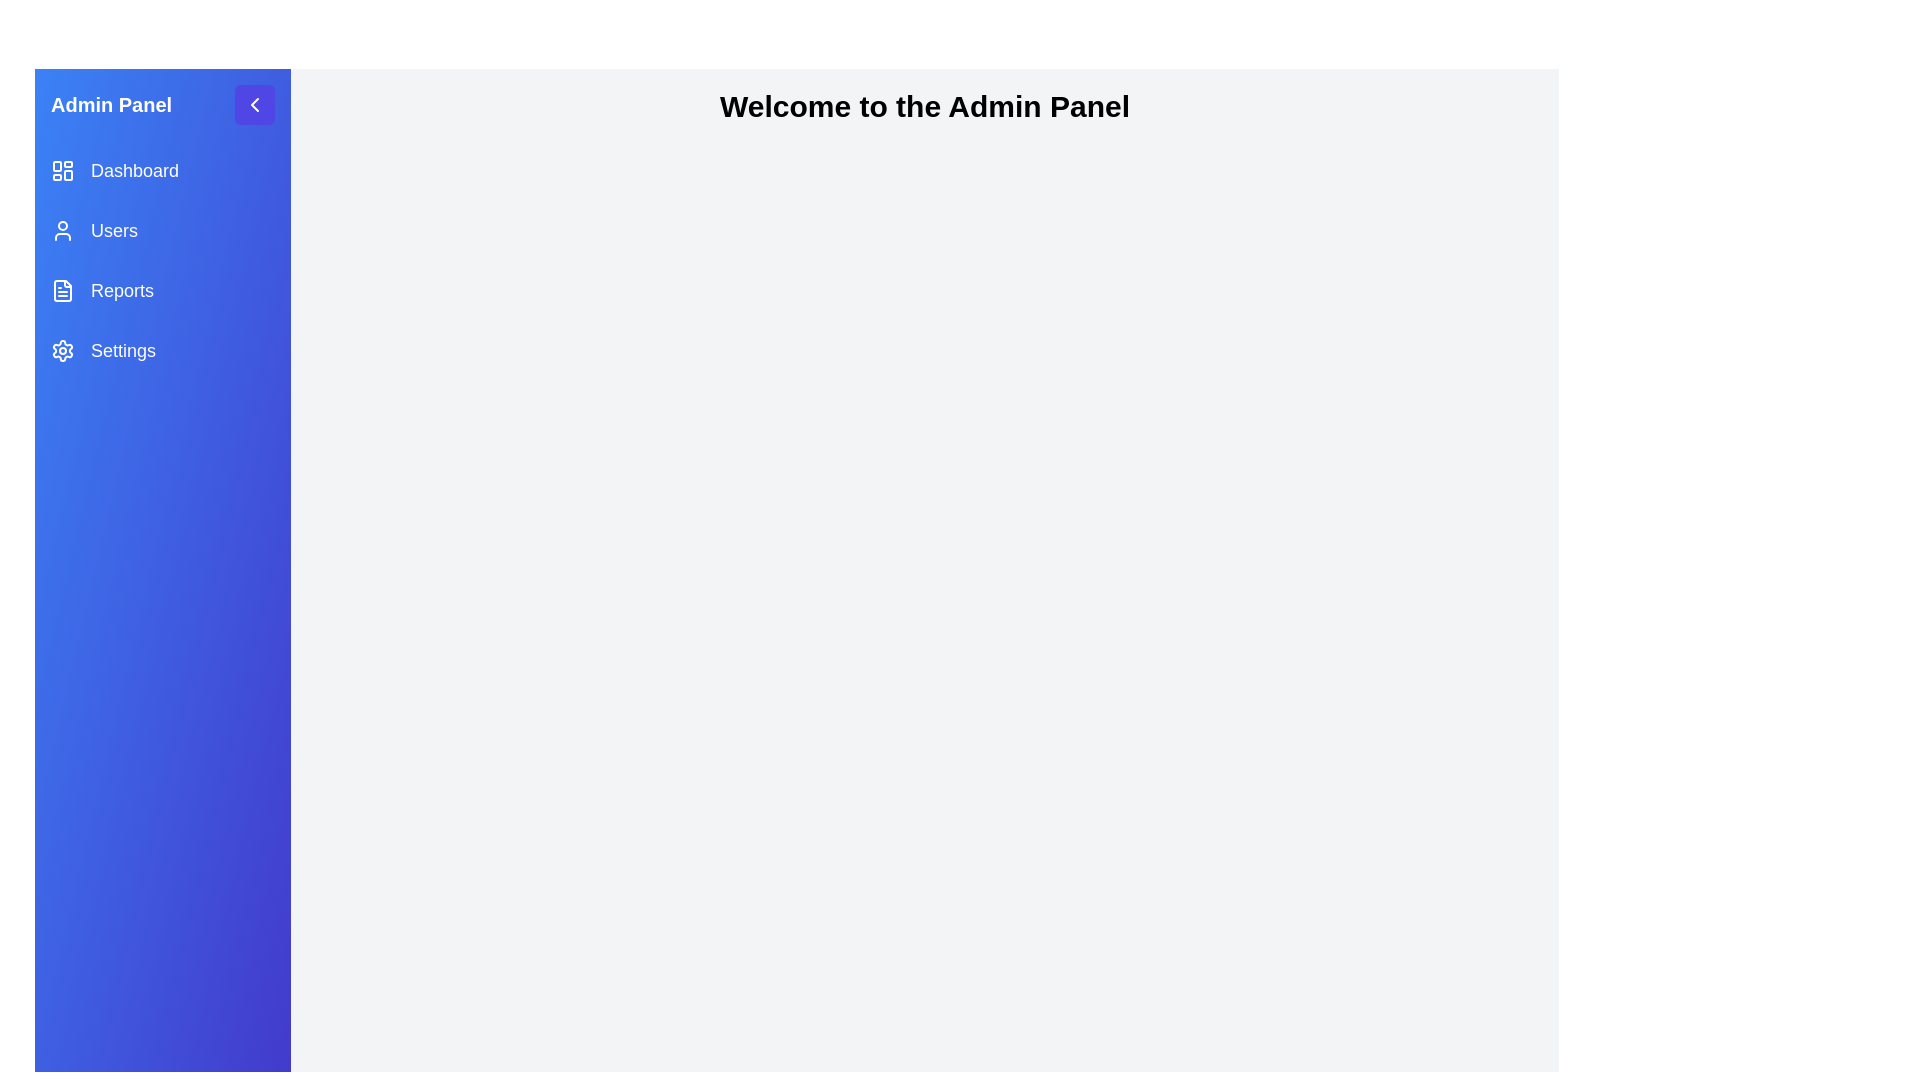 This screenshot has width=1920, height=1080. Describe the element at coordinates (93, 230) in the screenshot. I see `the 'Users' navigation menu item, which is the second item in the vertical sidebar menu, to potentially reveal additional information or actions` at that location.